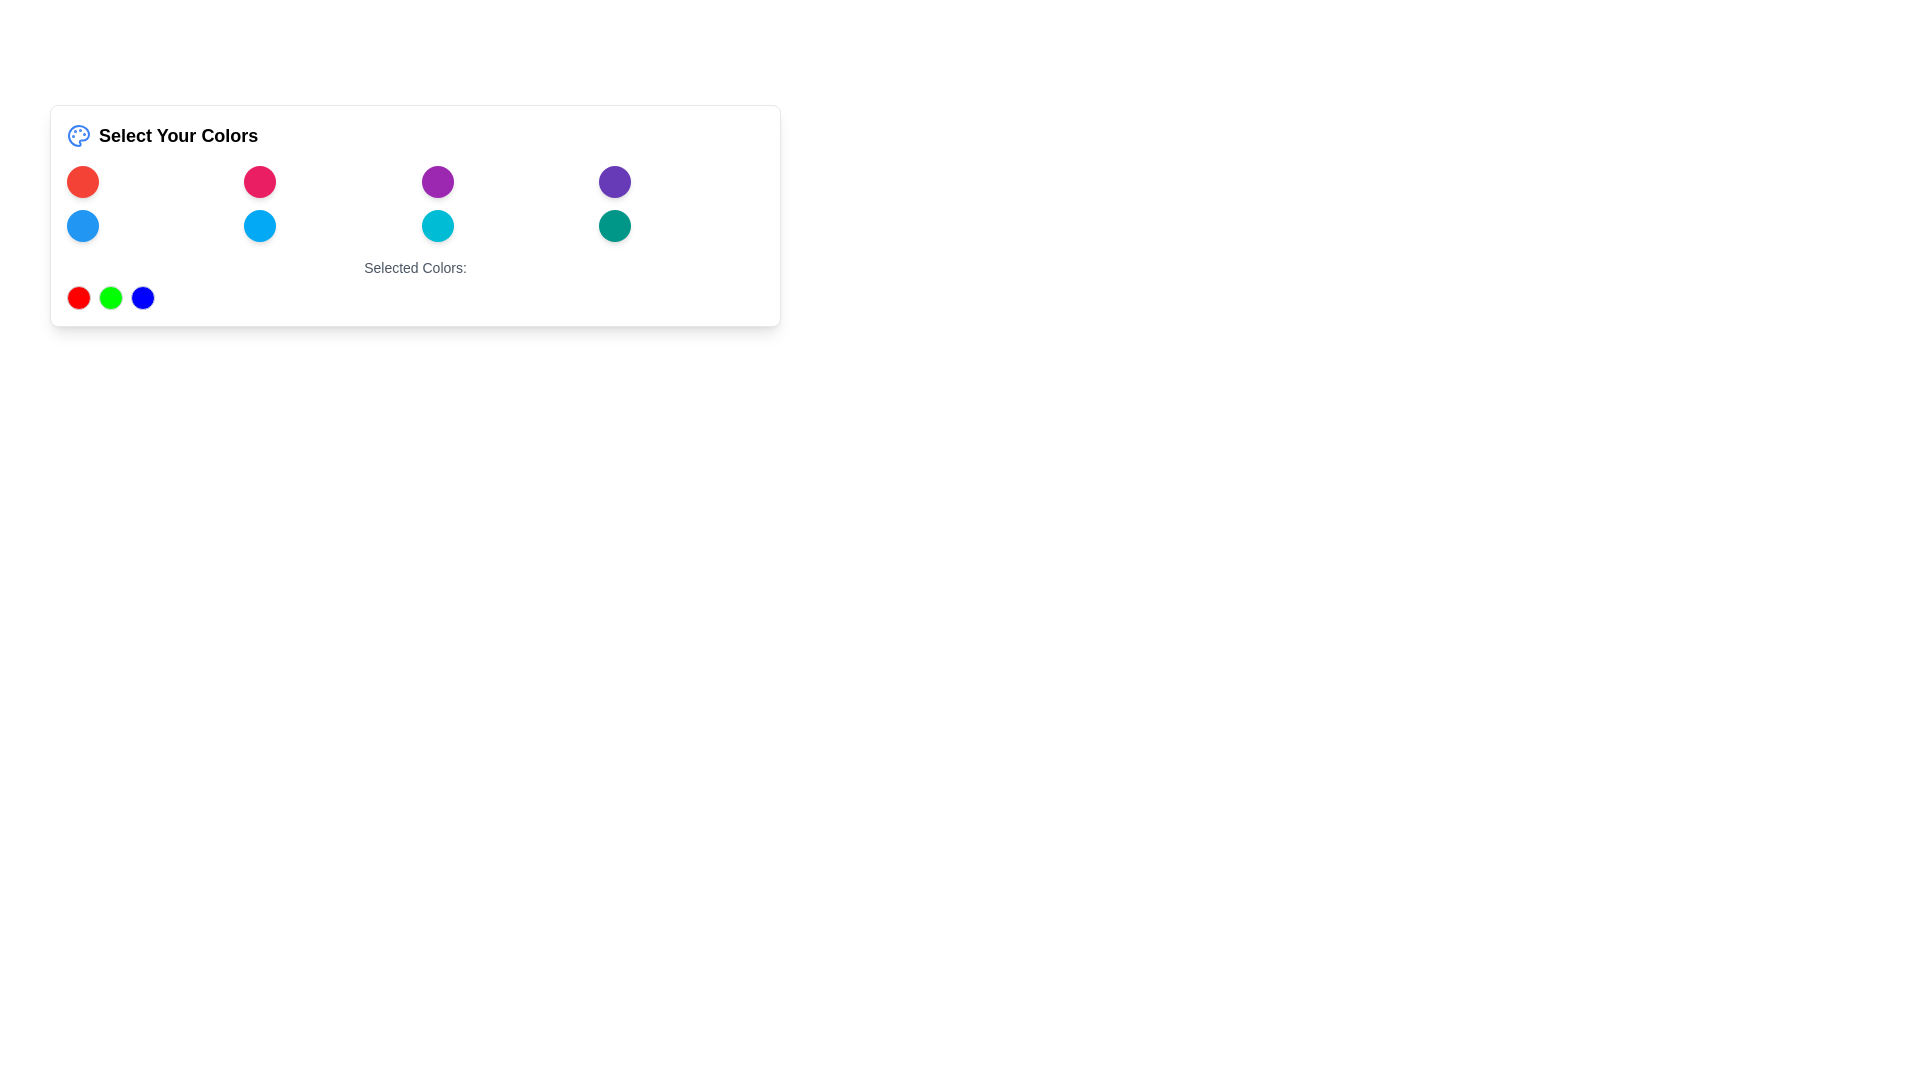  I want to click on the color selection button located in the second row and third column of the grid, so click(436, 225).